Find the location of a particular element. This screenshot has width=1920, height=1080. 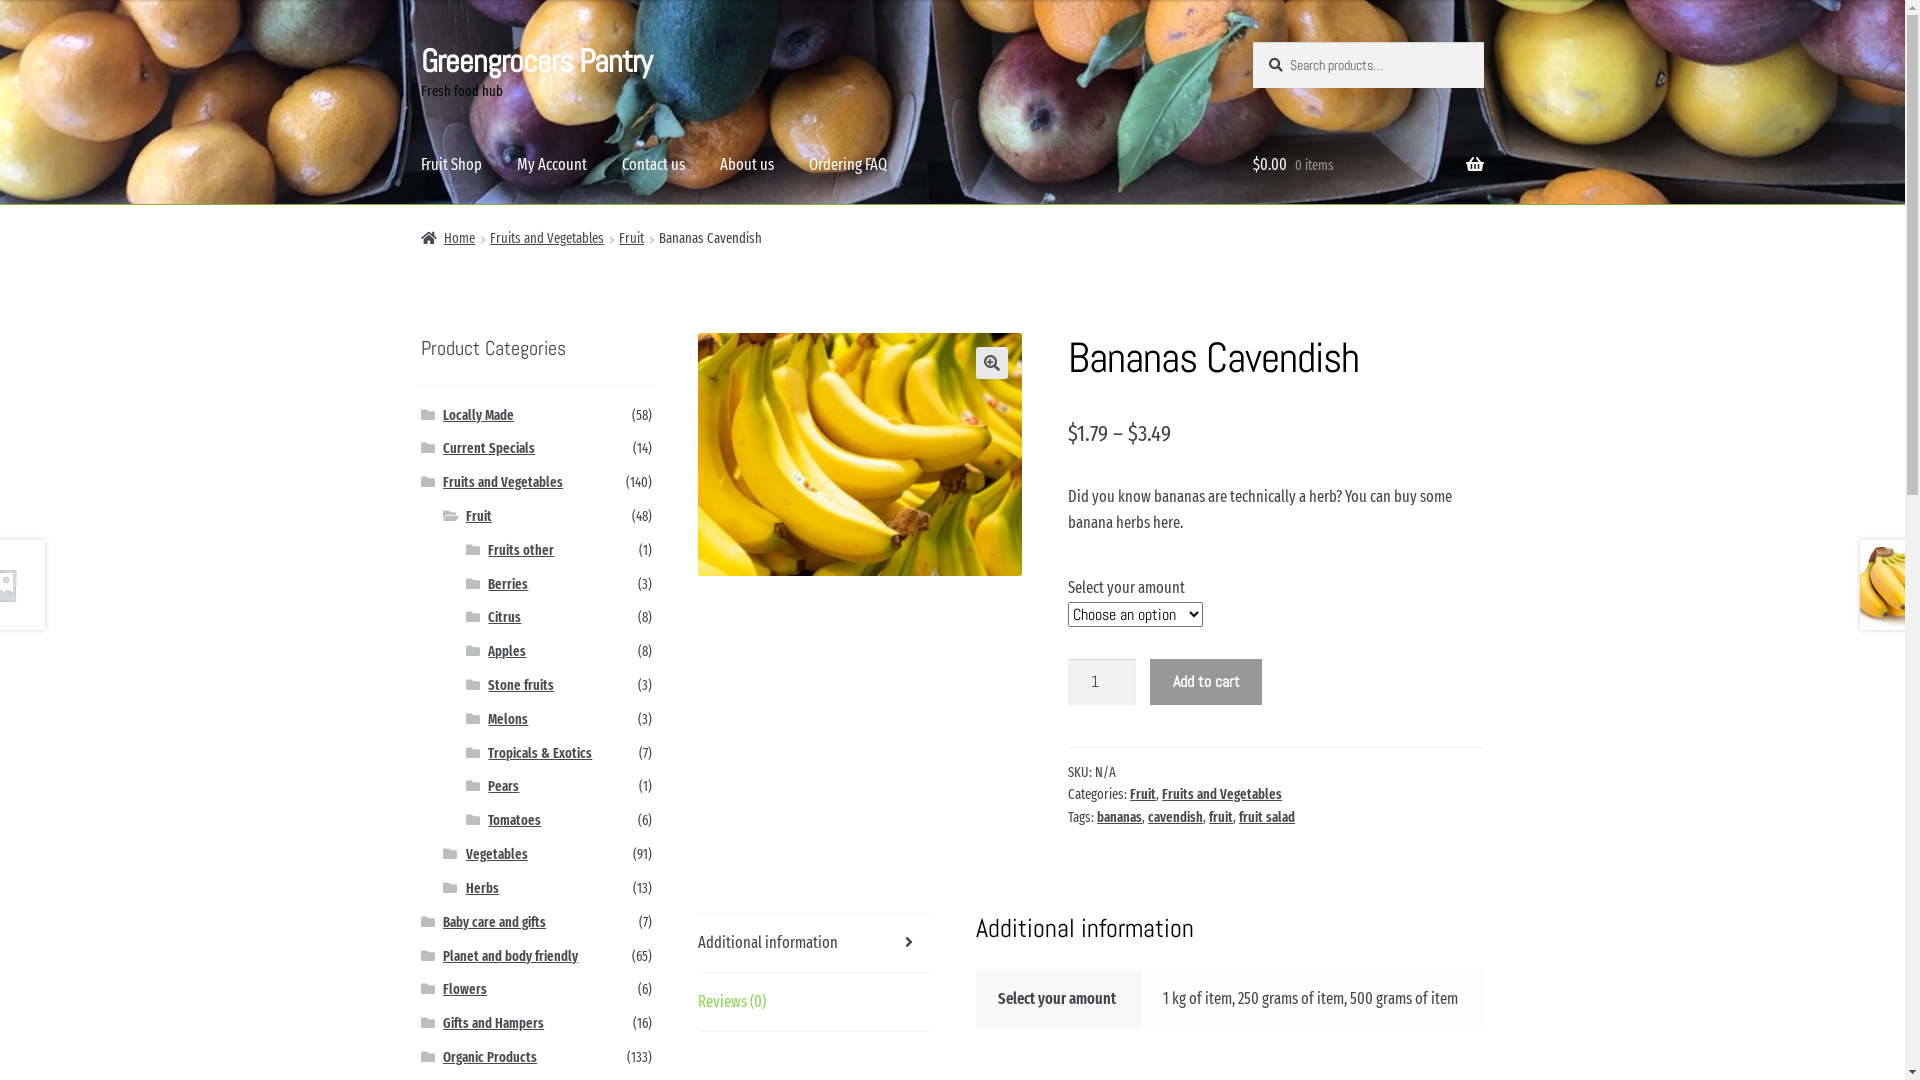

'Pears' is located at coordinates (503, 785).